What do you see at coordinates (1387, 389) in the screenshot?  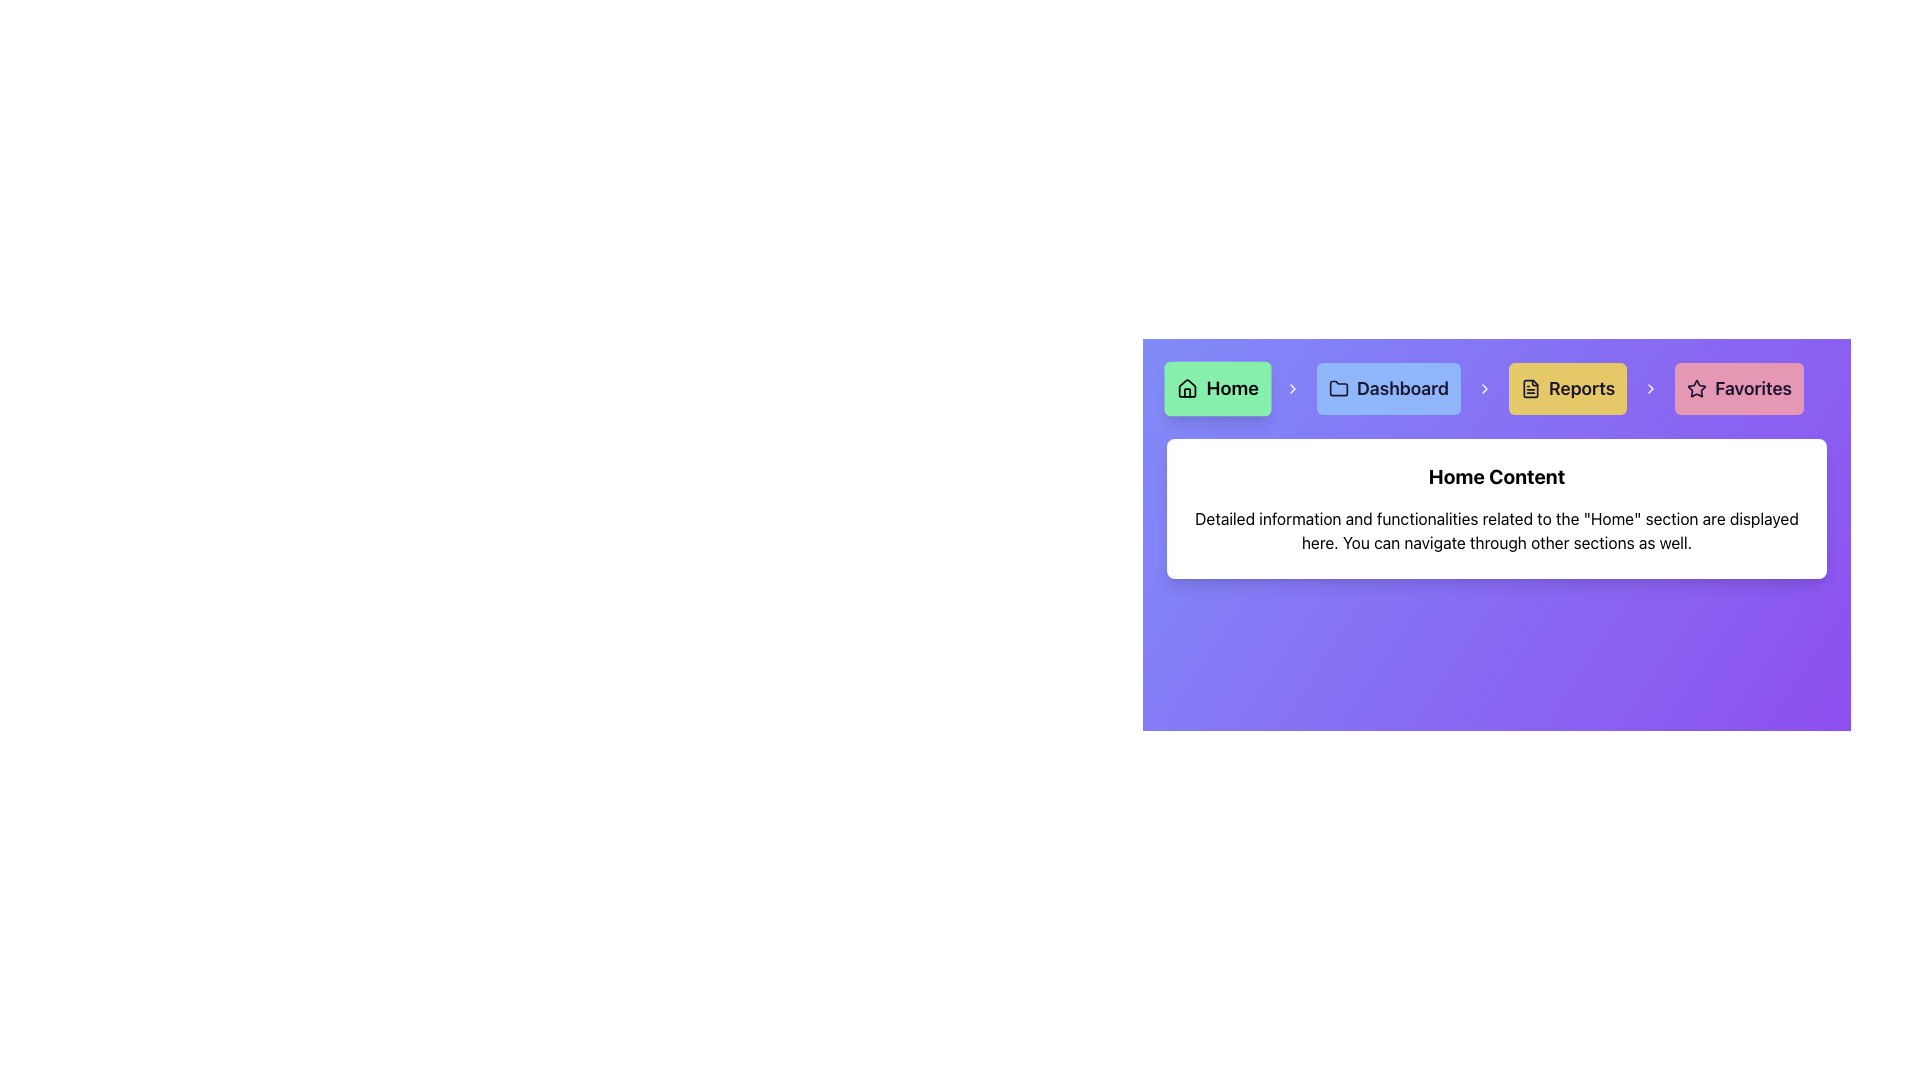 I see `the 'Dashboard' navigation button to make it more opaque, which is located directly to the right of the 'Home' button and to the left of the 'Reports' button` at bounding box center [1387, 389].